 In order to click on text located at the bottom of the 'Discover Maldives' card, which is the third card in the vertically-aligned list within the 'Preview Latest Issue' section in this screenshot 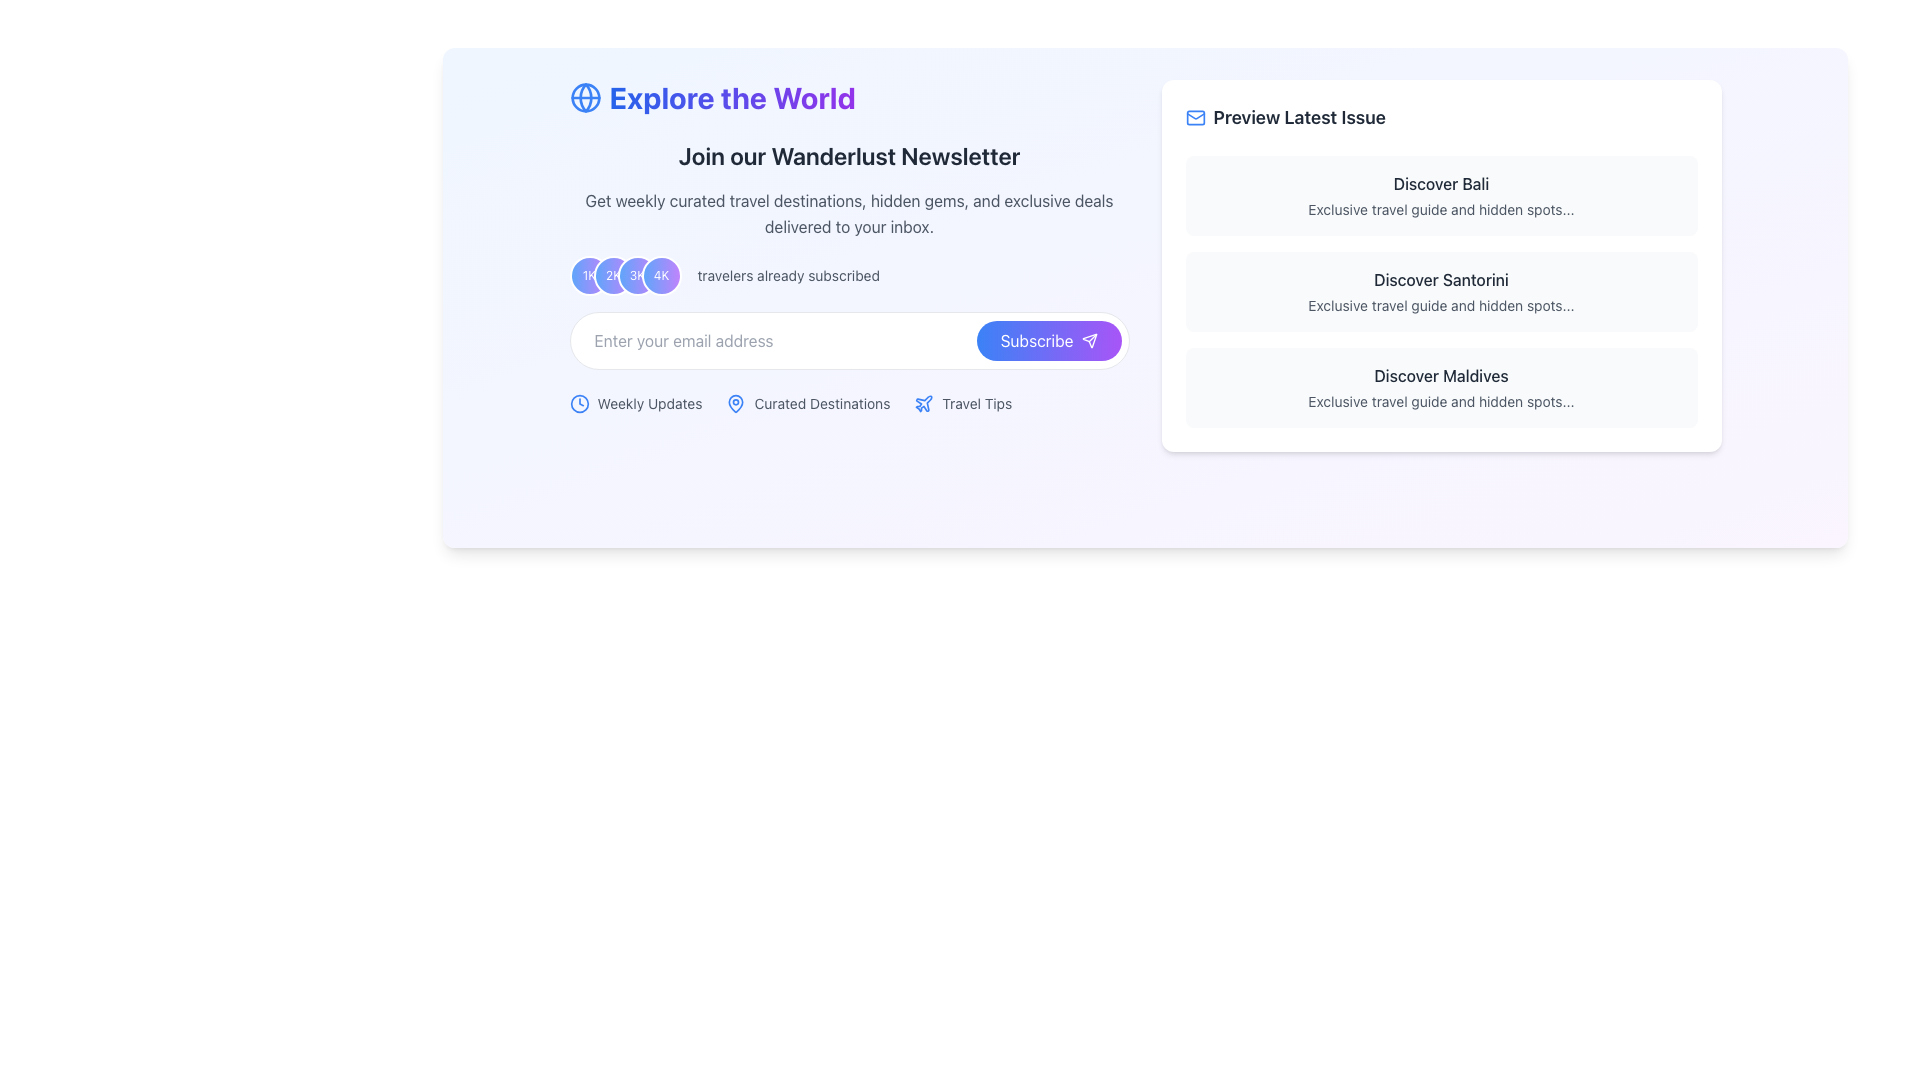, I will do `click(1441, 401)`.